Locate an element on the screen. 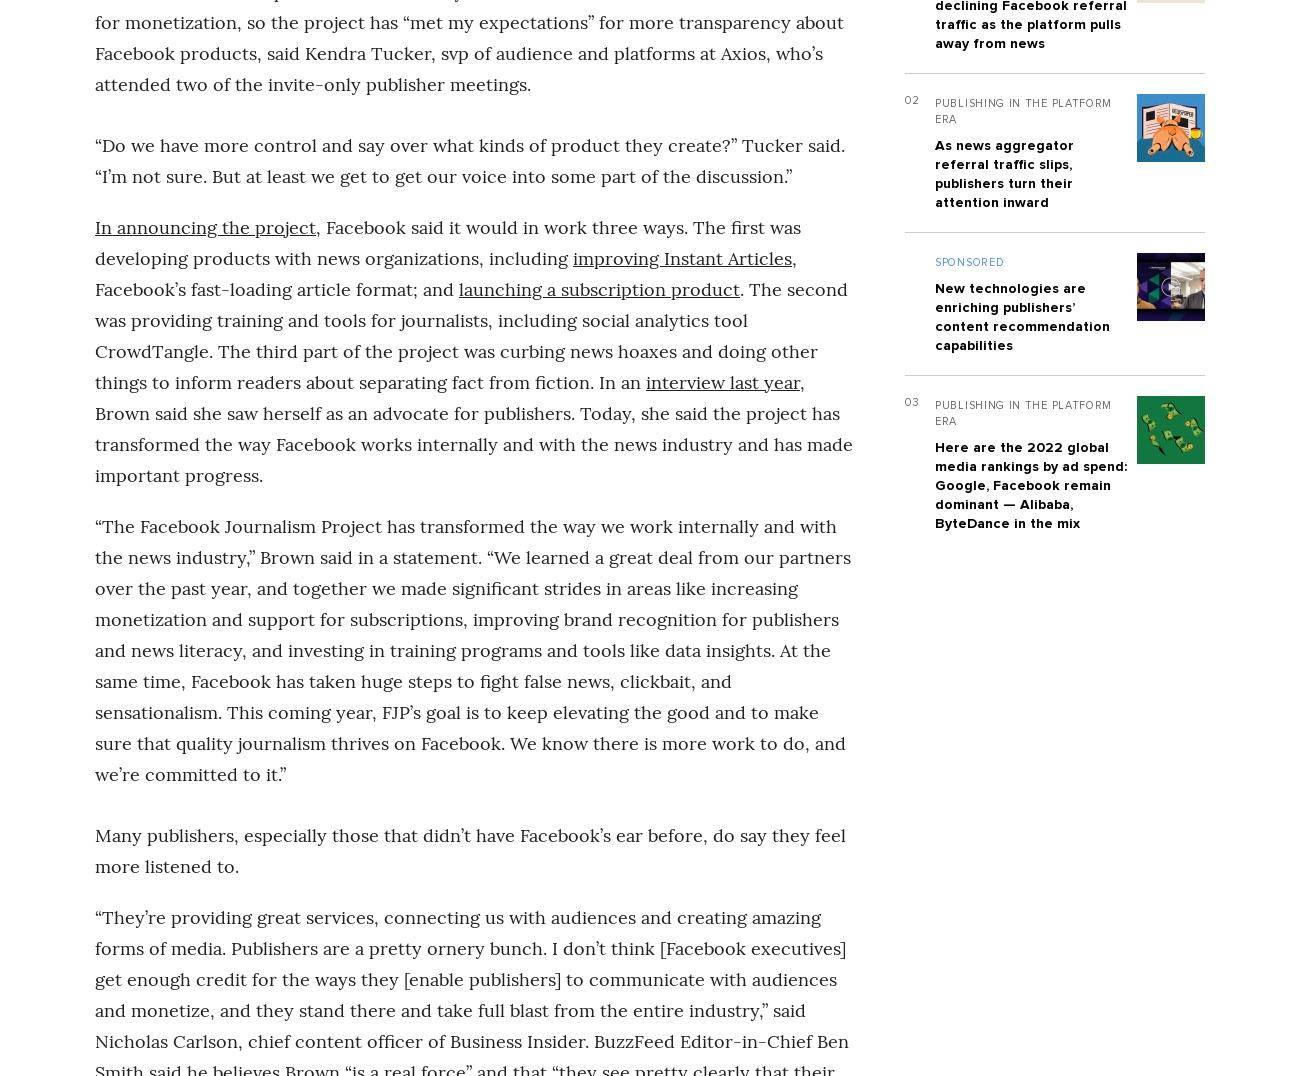  ', Brown said she saw herself as an advocate for publishers. Today, she said the project has transformed the way Facebook works internally and with the news industry and has made important progress.' is located at coordinates (472, 428).